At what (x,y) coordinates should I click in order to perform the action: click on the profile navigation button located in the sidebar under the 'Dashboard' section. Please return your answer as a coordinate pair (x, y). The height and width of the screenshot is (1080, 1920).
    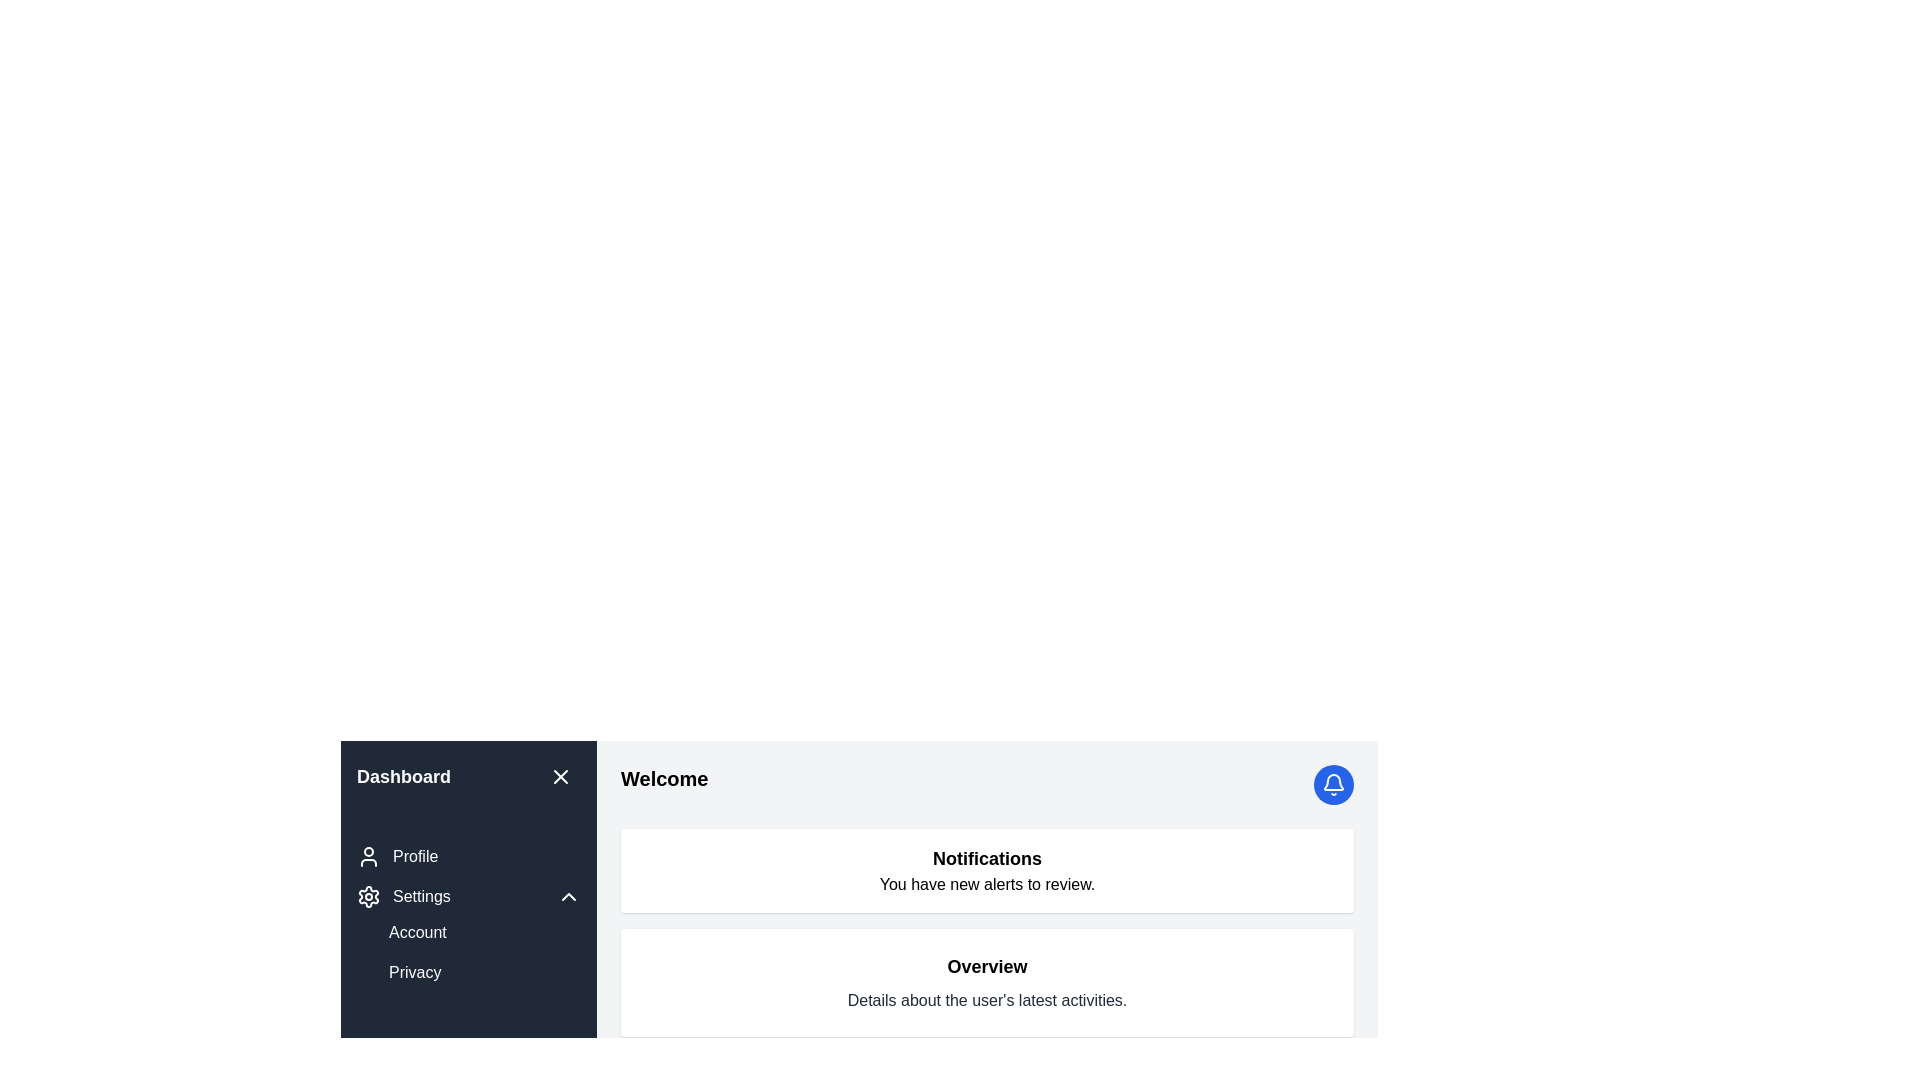
    Looking at the image, I should click on (397, 855).